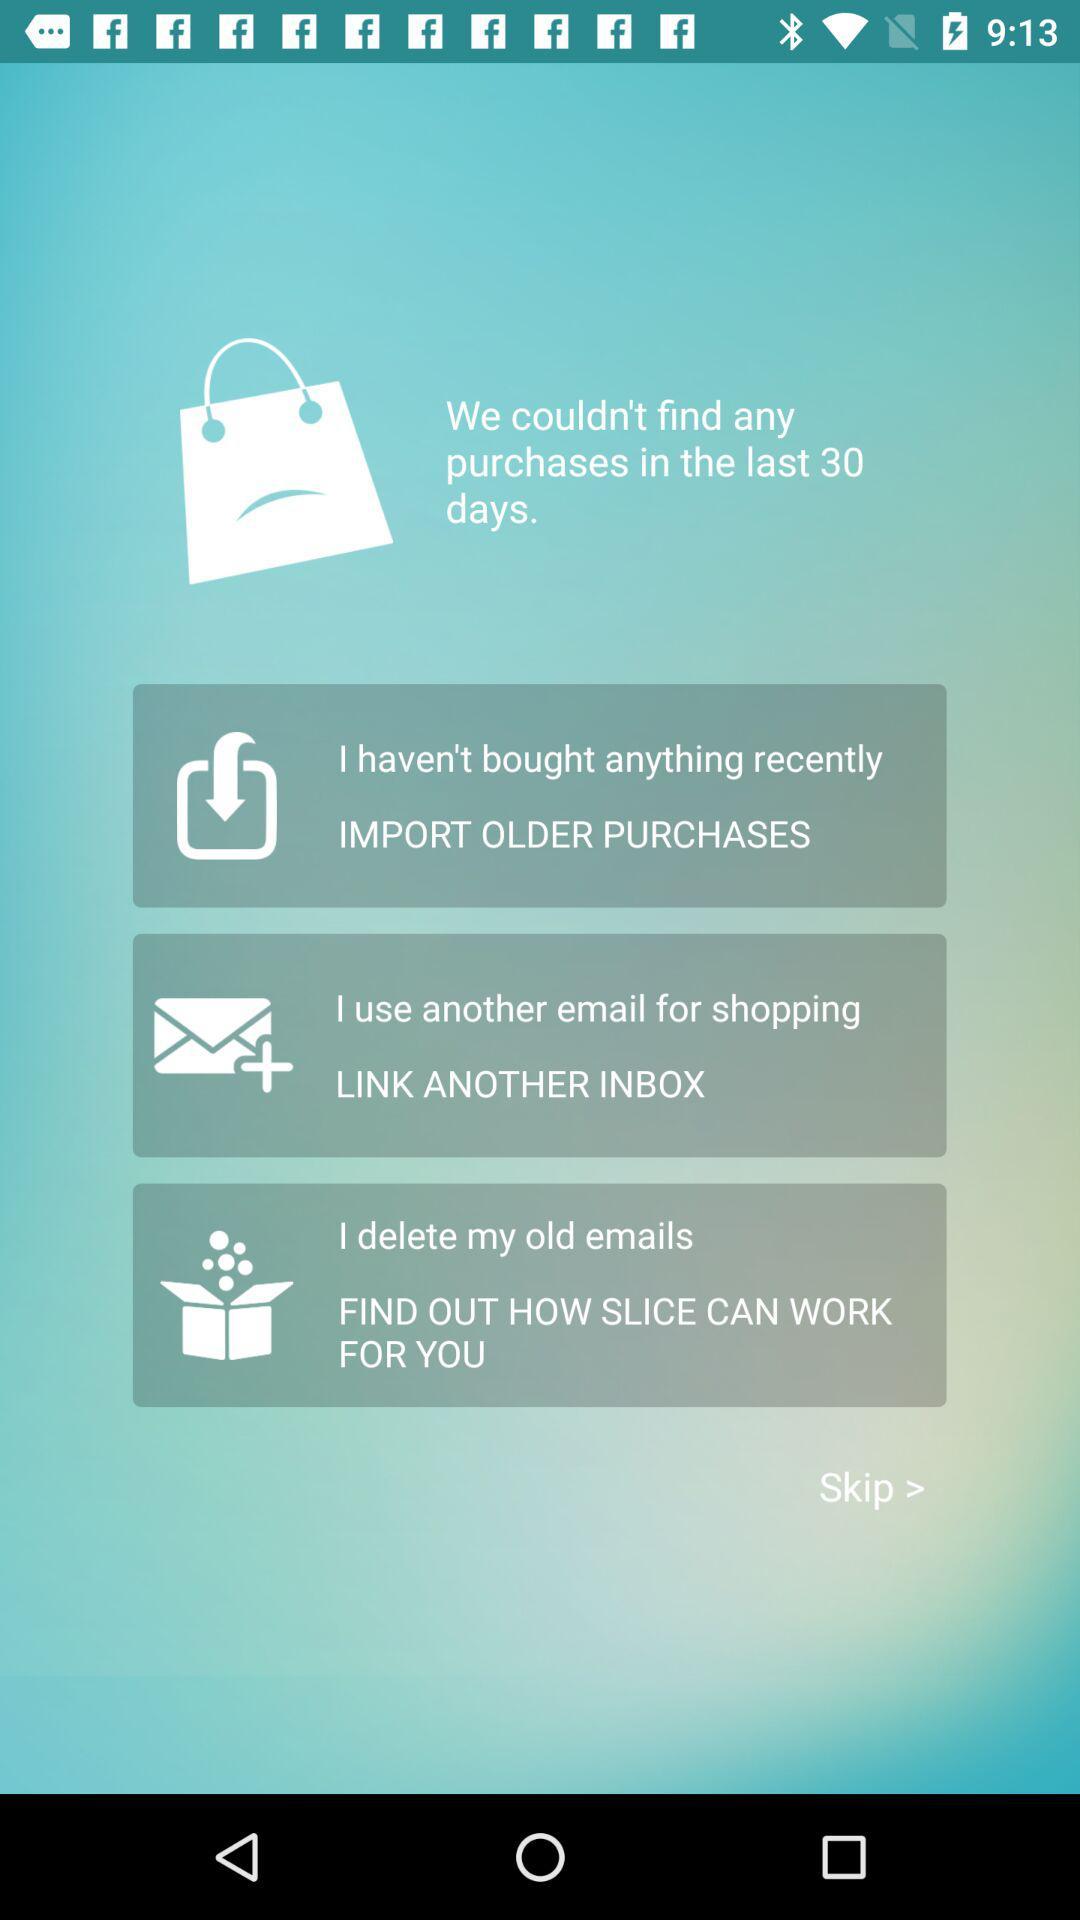  What do you see at coordinates (871, 1486) in the screenshot?
I see `the icon at the bottom right corner` at bounding box center [871, 1486].